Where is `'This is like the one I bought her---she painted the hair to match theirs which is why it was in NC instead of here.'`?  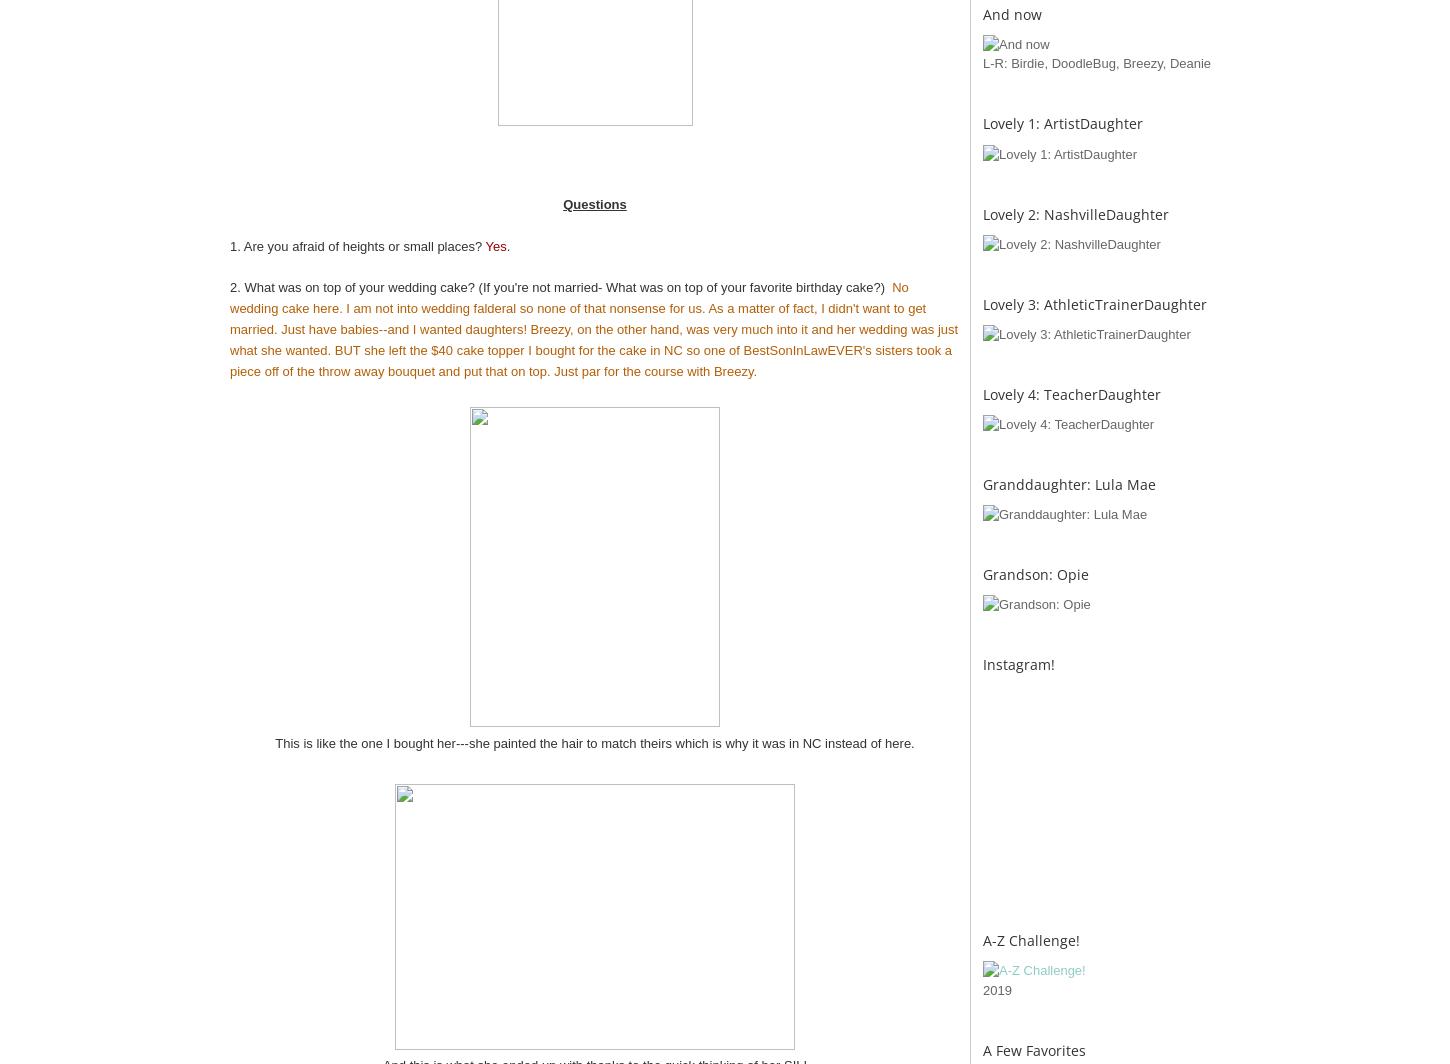
'This is like the one I bought her---she painted the hair to match theirs which is why it was in NC instead of here.' is located at coordinates (594, 742).